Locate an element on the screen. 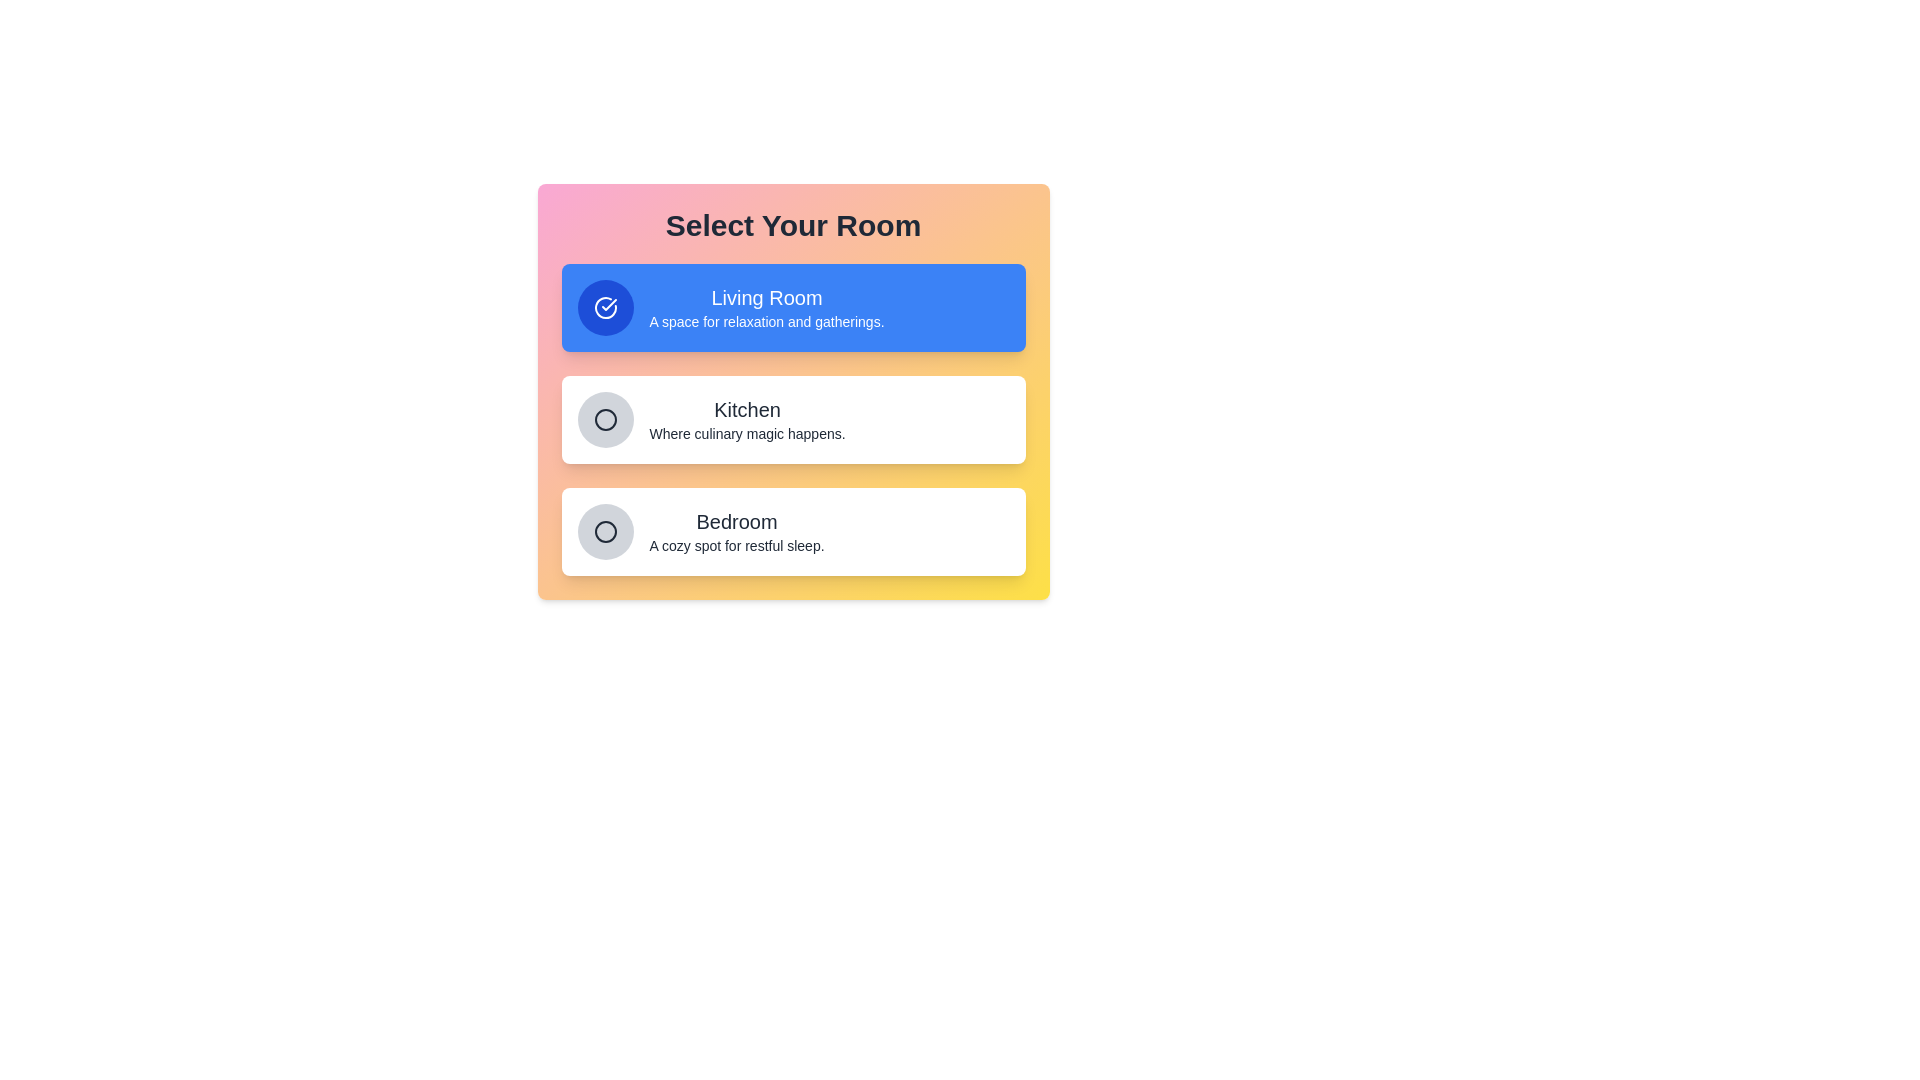  text displayed in the Text Display element located in the third room selection card for 'Bedroom', which is situated below the 'Kitchen' card is located at coordinates (736, 531).